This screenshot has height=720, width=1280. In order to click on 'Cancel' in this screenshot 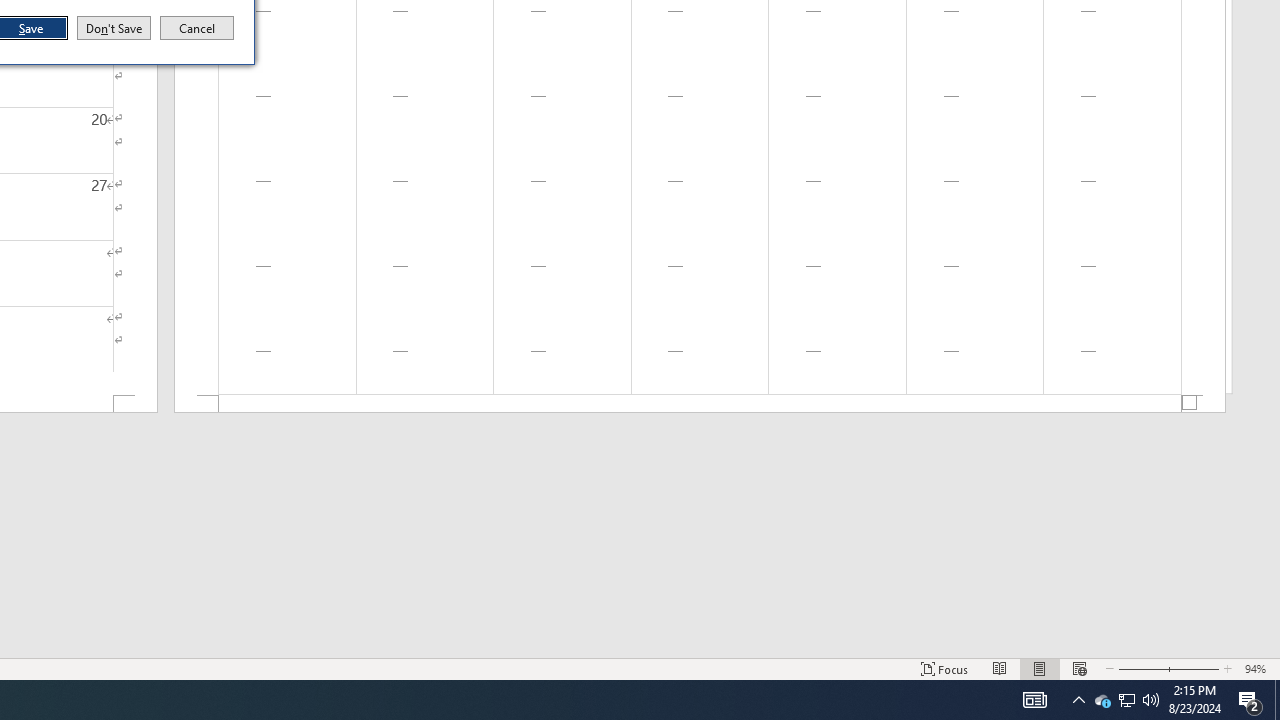, I will do `click(197, 28)`.